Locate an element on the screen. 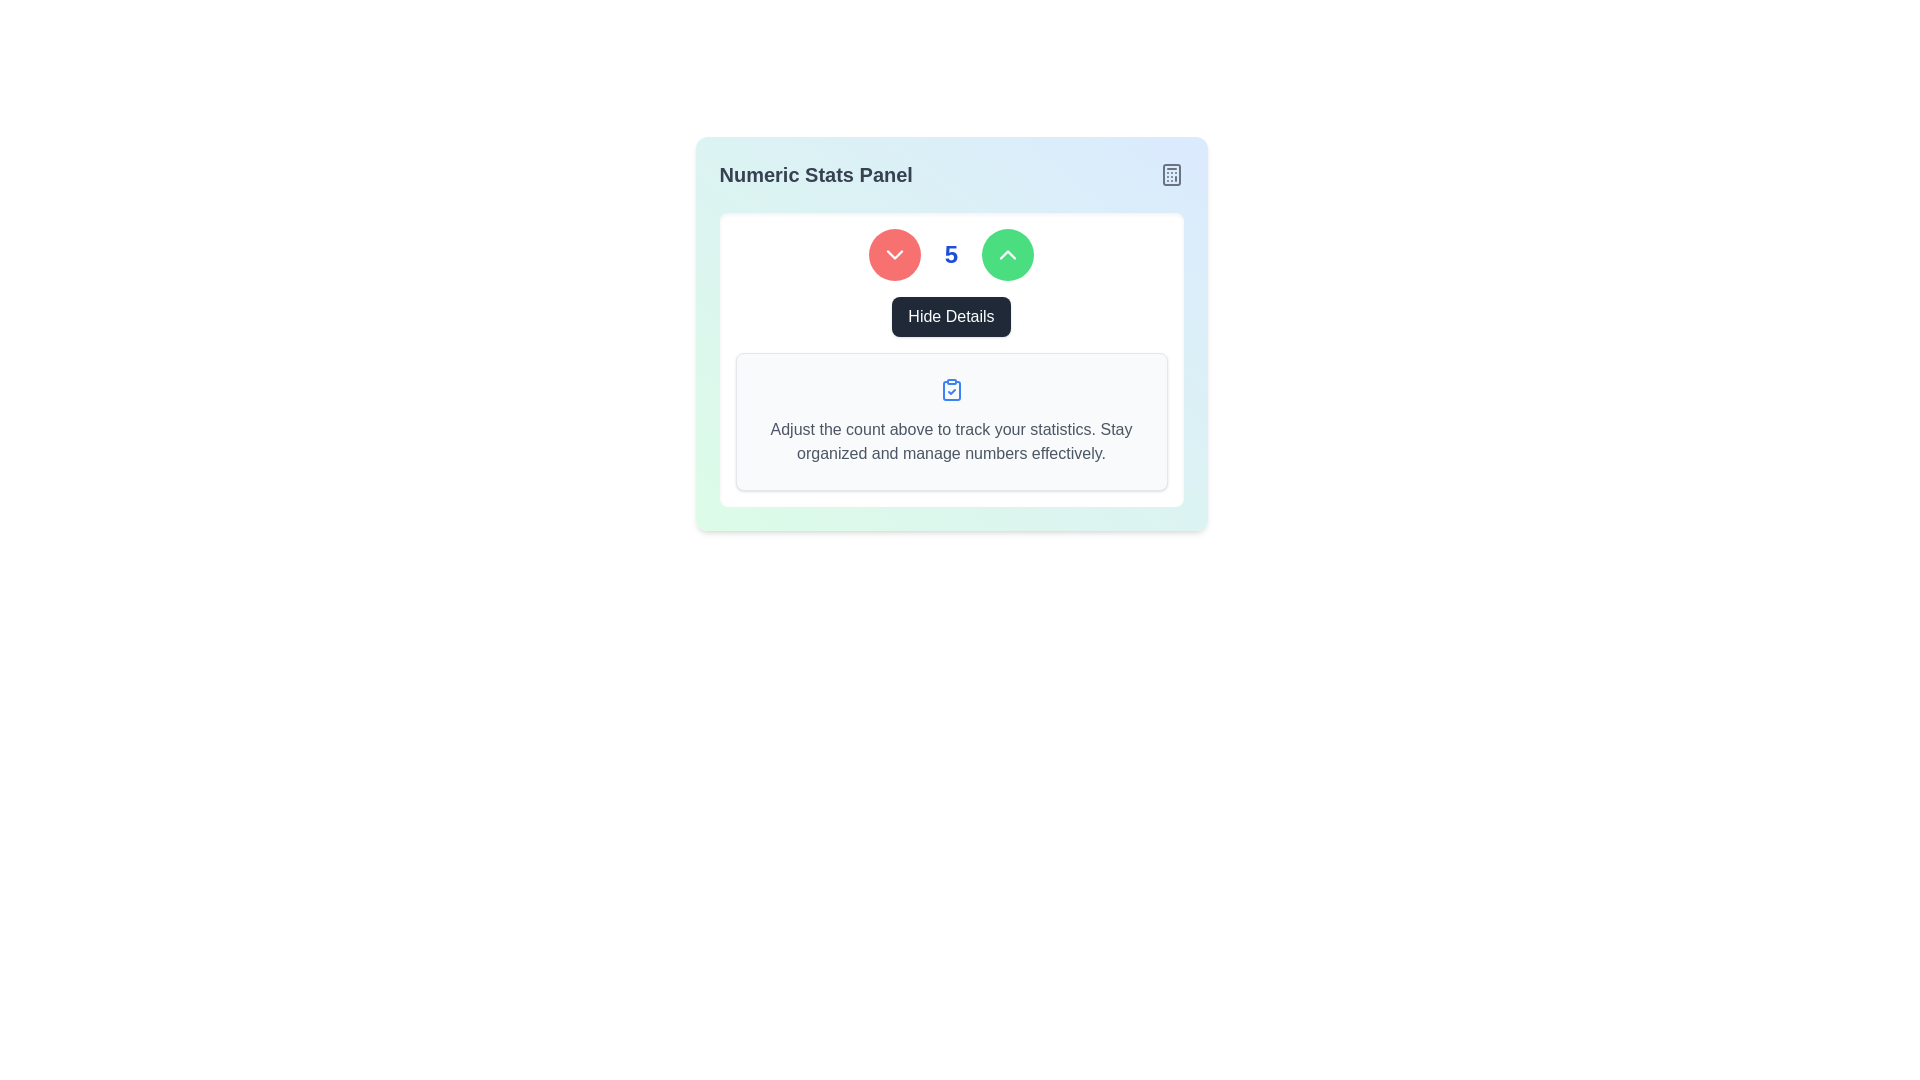  the blue, bold text displaying the number '5', which is centered between a red downwards arrow button on the left and a green upwards arrow button on the right is located at coordinates (950, 253).